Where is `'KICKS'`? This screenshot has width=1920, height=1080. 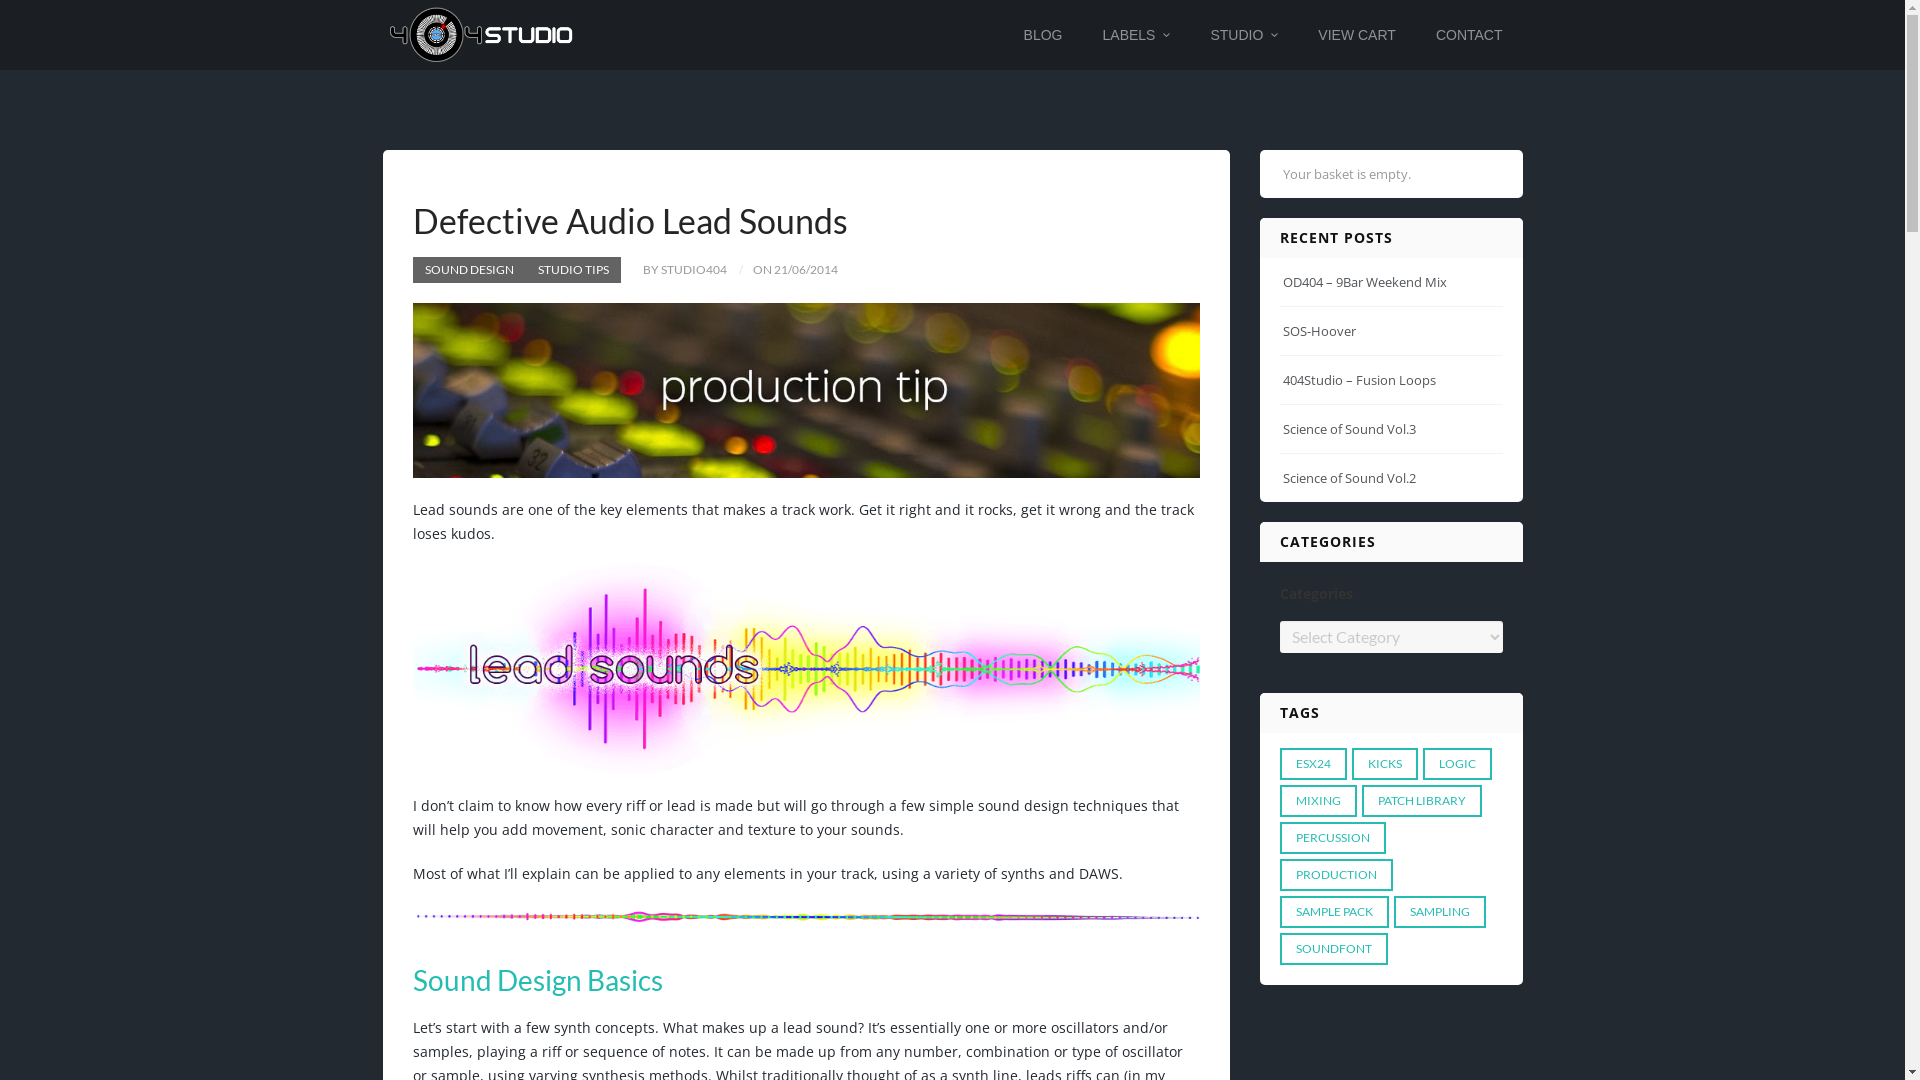 'KICKS' is located at coordinates (1384, 763).